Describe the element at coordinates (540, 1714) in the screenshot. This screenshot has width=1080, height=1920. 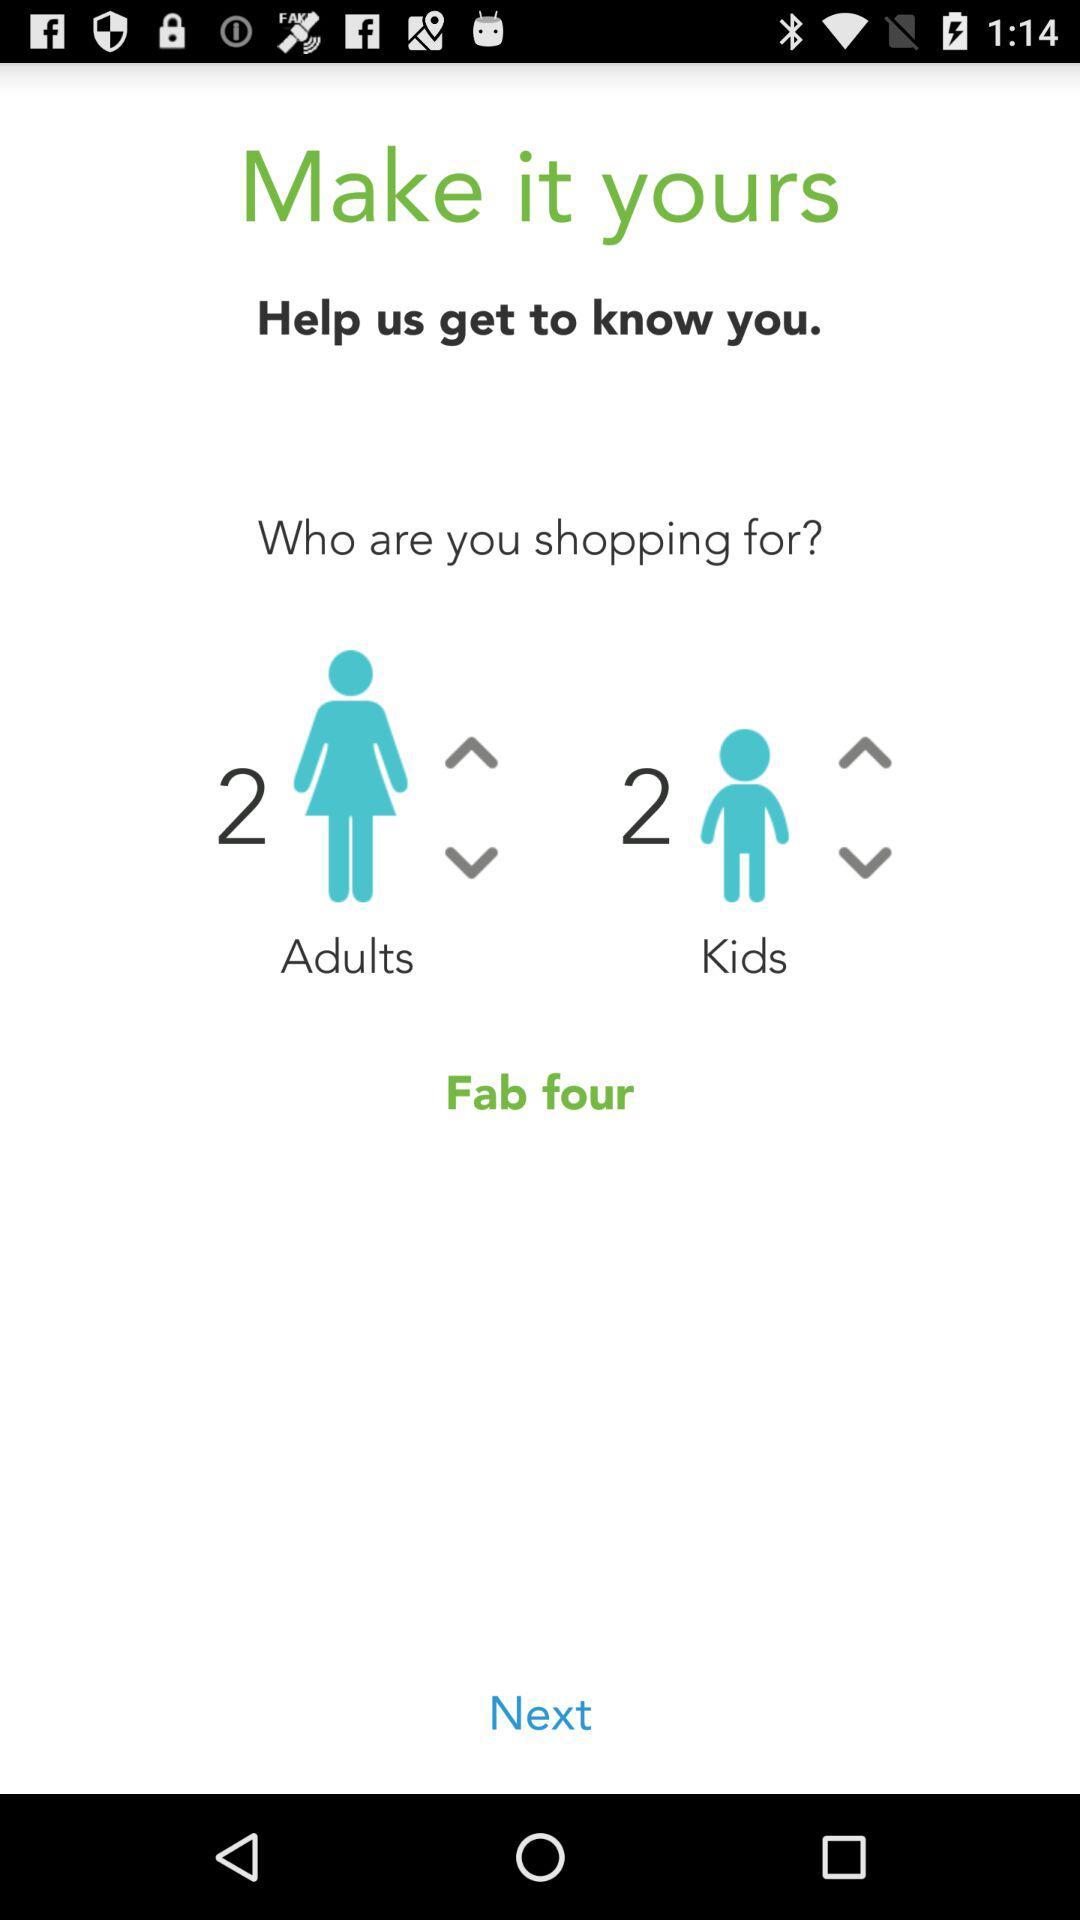
I see `the icon at the bottom` at that location.